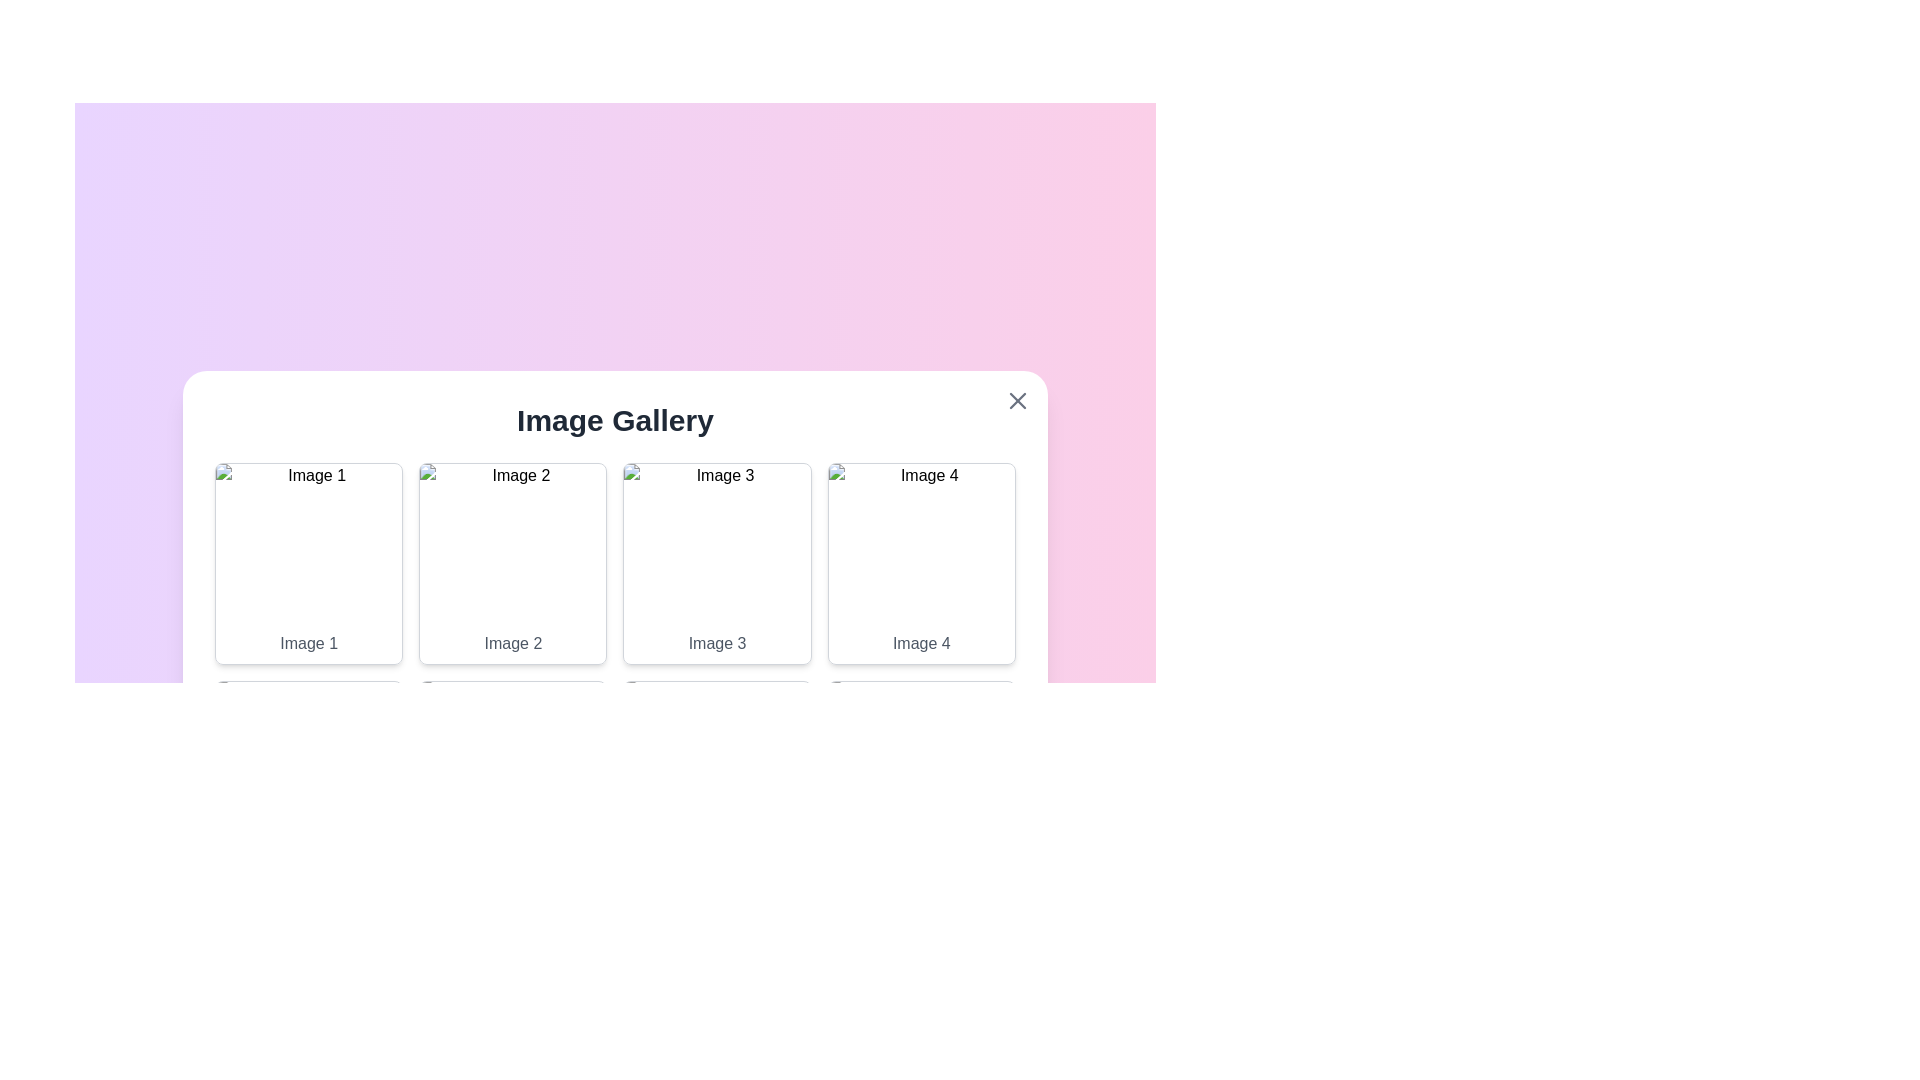  Describe the element at coordinates (1017, 401) in the screenshot. I see `the 'X' button to close the dialog` at that location.